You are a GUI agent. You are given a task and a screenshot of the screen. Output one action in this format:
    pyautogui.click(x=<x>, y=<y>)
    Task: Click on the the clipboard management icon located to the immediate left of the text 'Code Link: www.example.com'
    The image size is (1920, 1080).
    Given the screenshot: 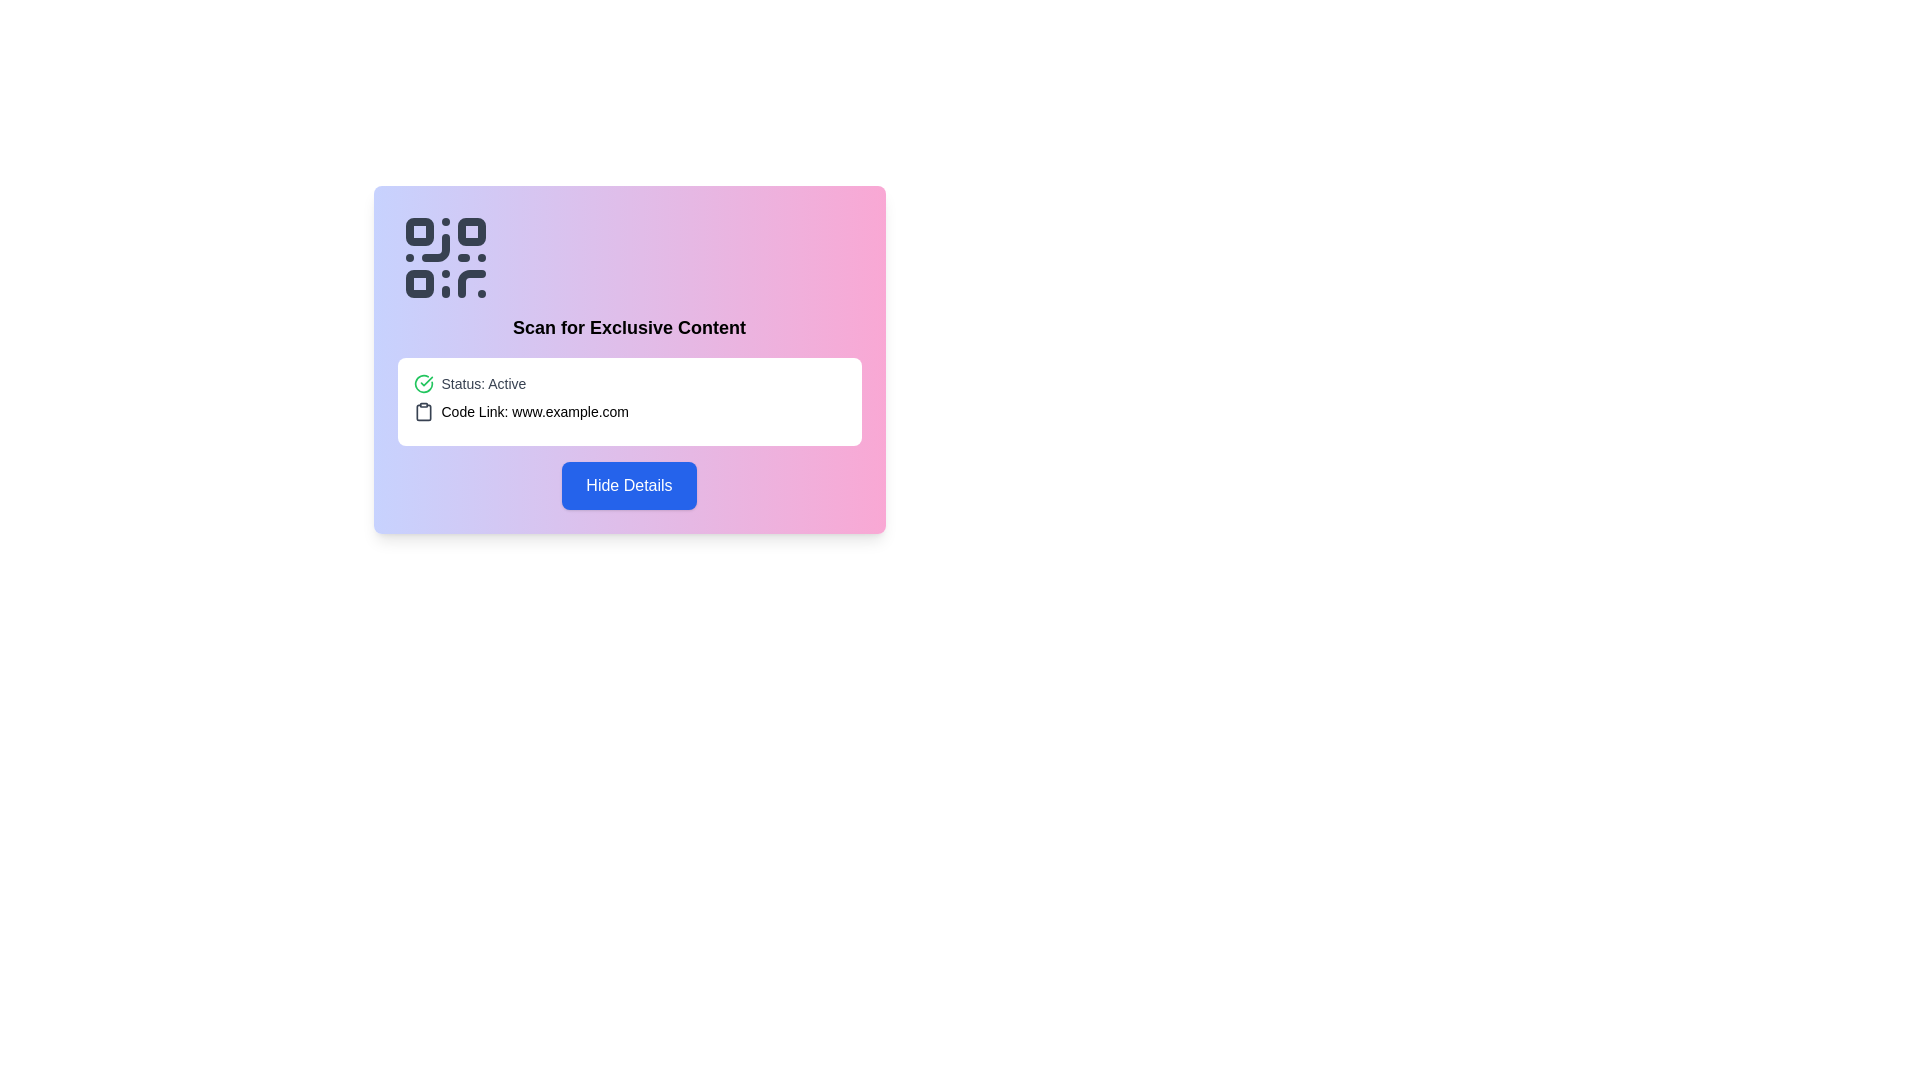 What is the action you would take?
    pyautogui.click(x=422, y=411)
    